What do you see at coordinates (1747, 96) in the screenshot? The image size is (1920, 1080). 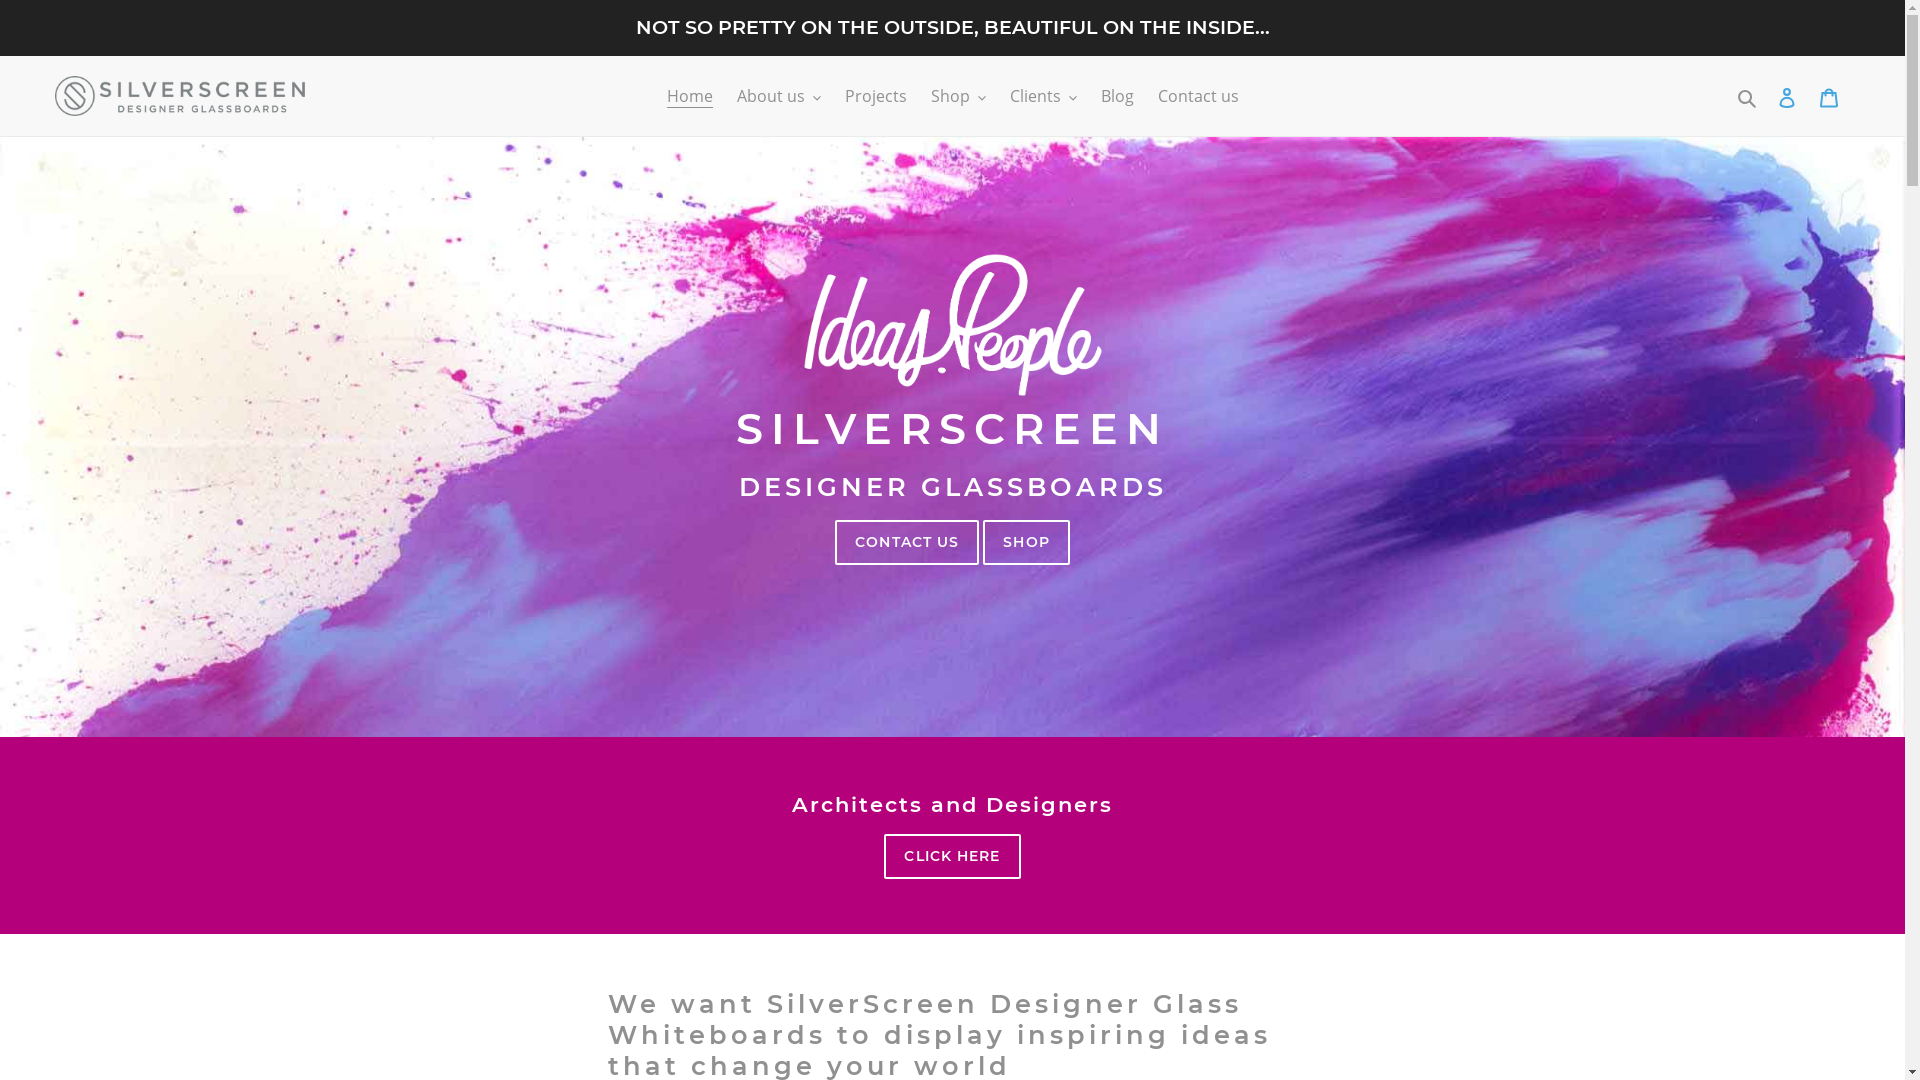 I see `'Search'` at bounding box center [1747, 96].